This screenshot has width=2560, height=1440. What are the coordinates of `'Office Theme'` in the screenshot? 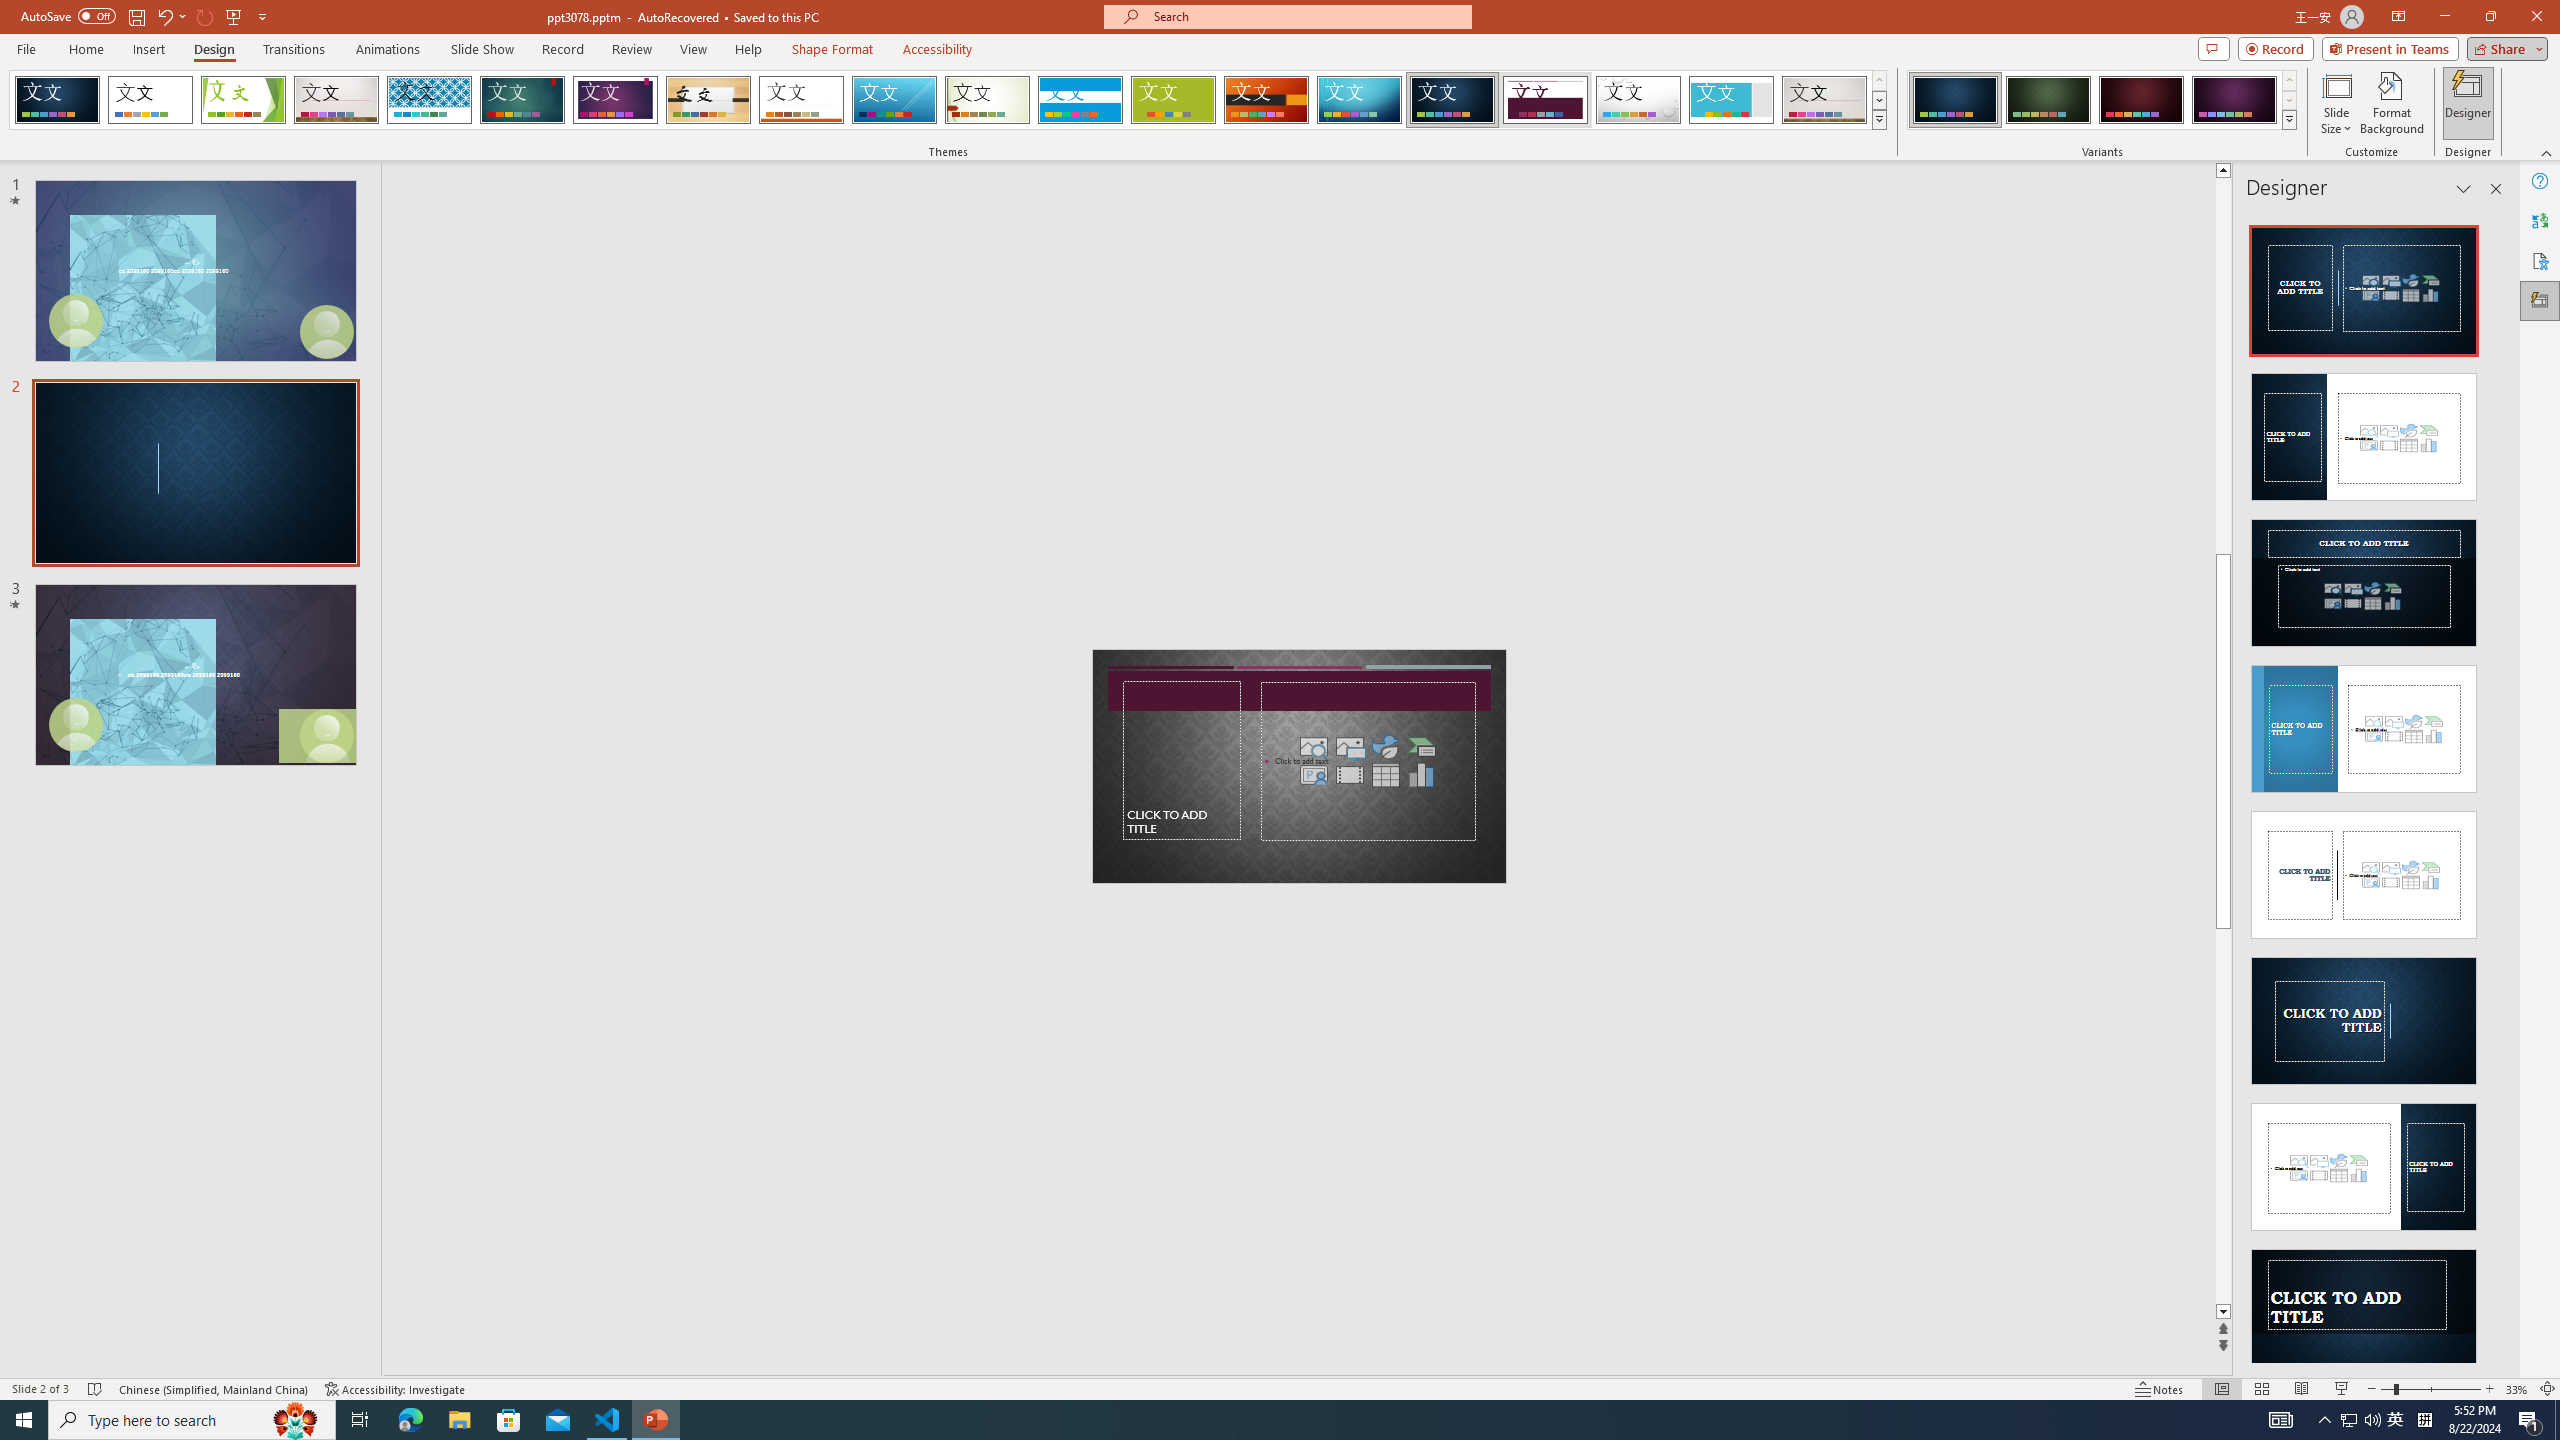 It's located at (150, 99).